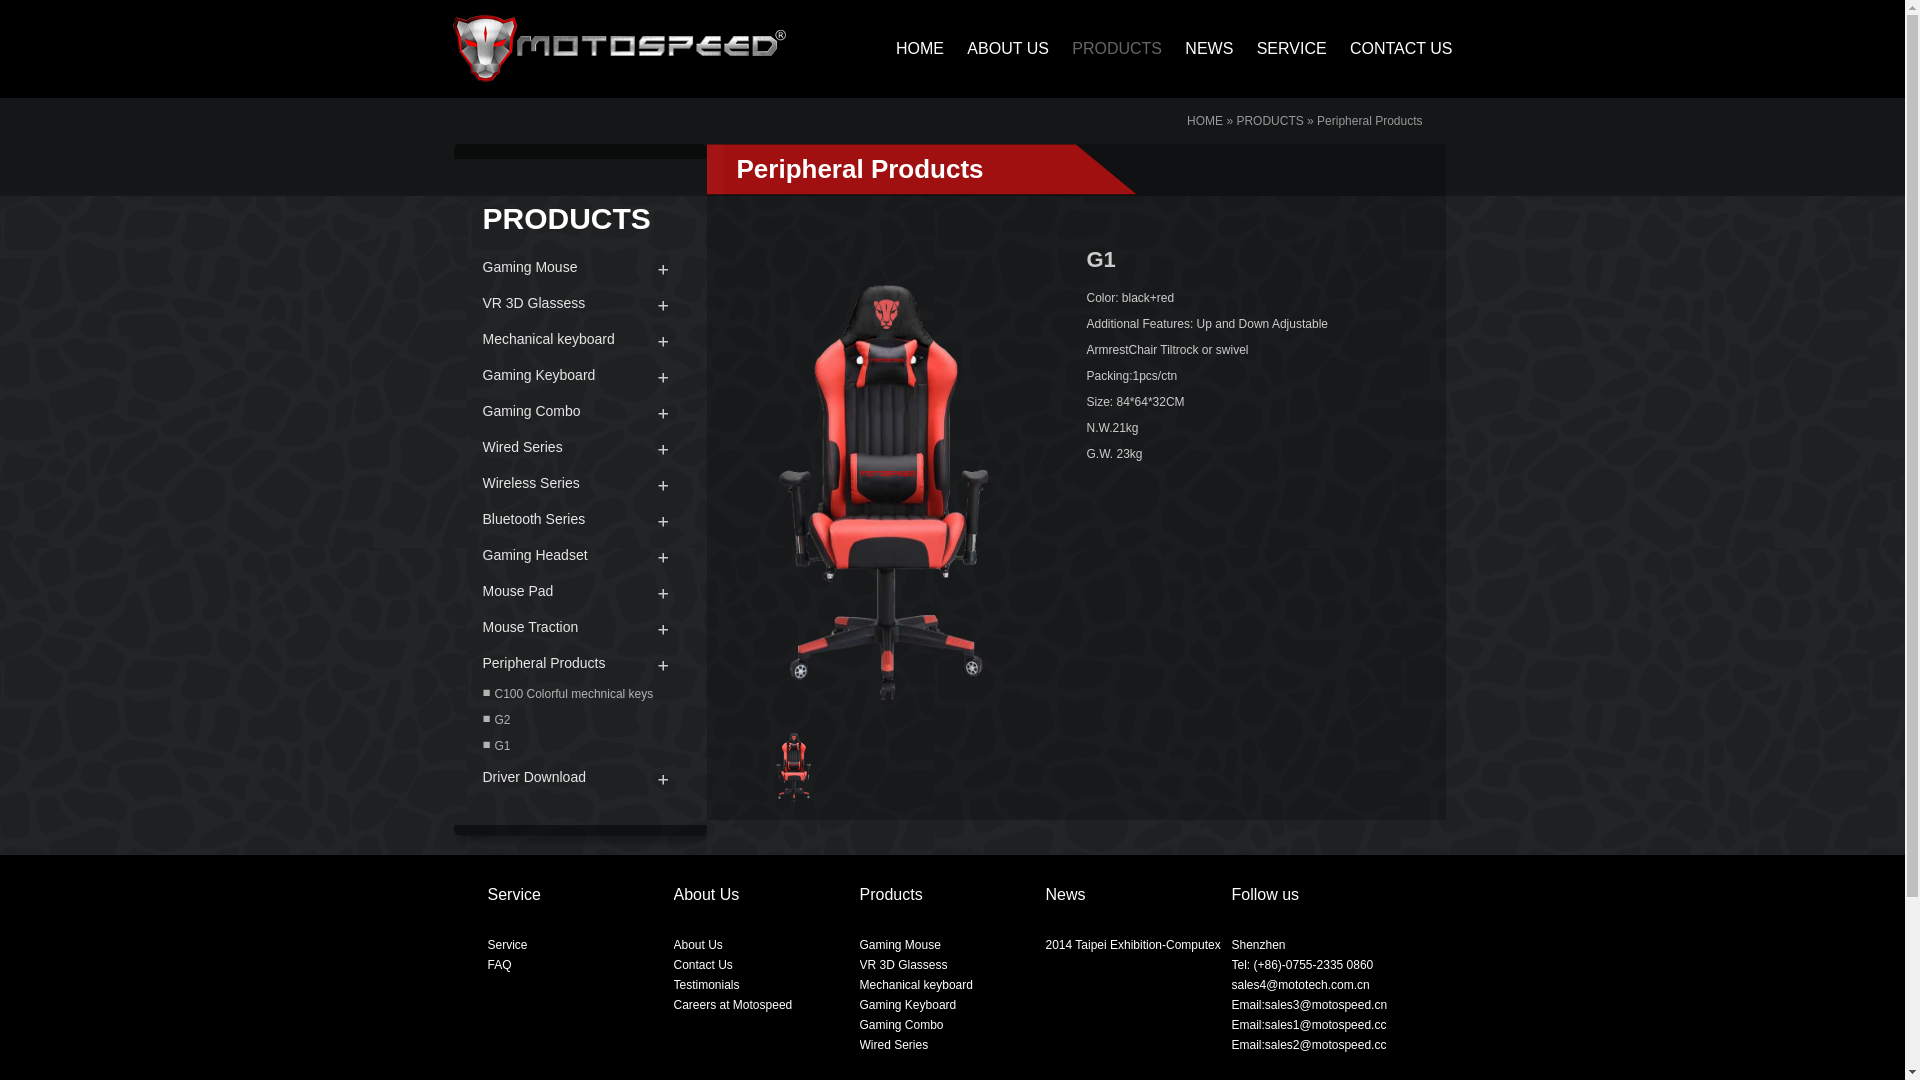 The width and height of the screenshot is (1920, 1080). Describe the element at coordinates (450, 775) in the screenshot. I see `'Driver Download'` at that location.